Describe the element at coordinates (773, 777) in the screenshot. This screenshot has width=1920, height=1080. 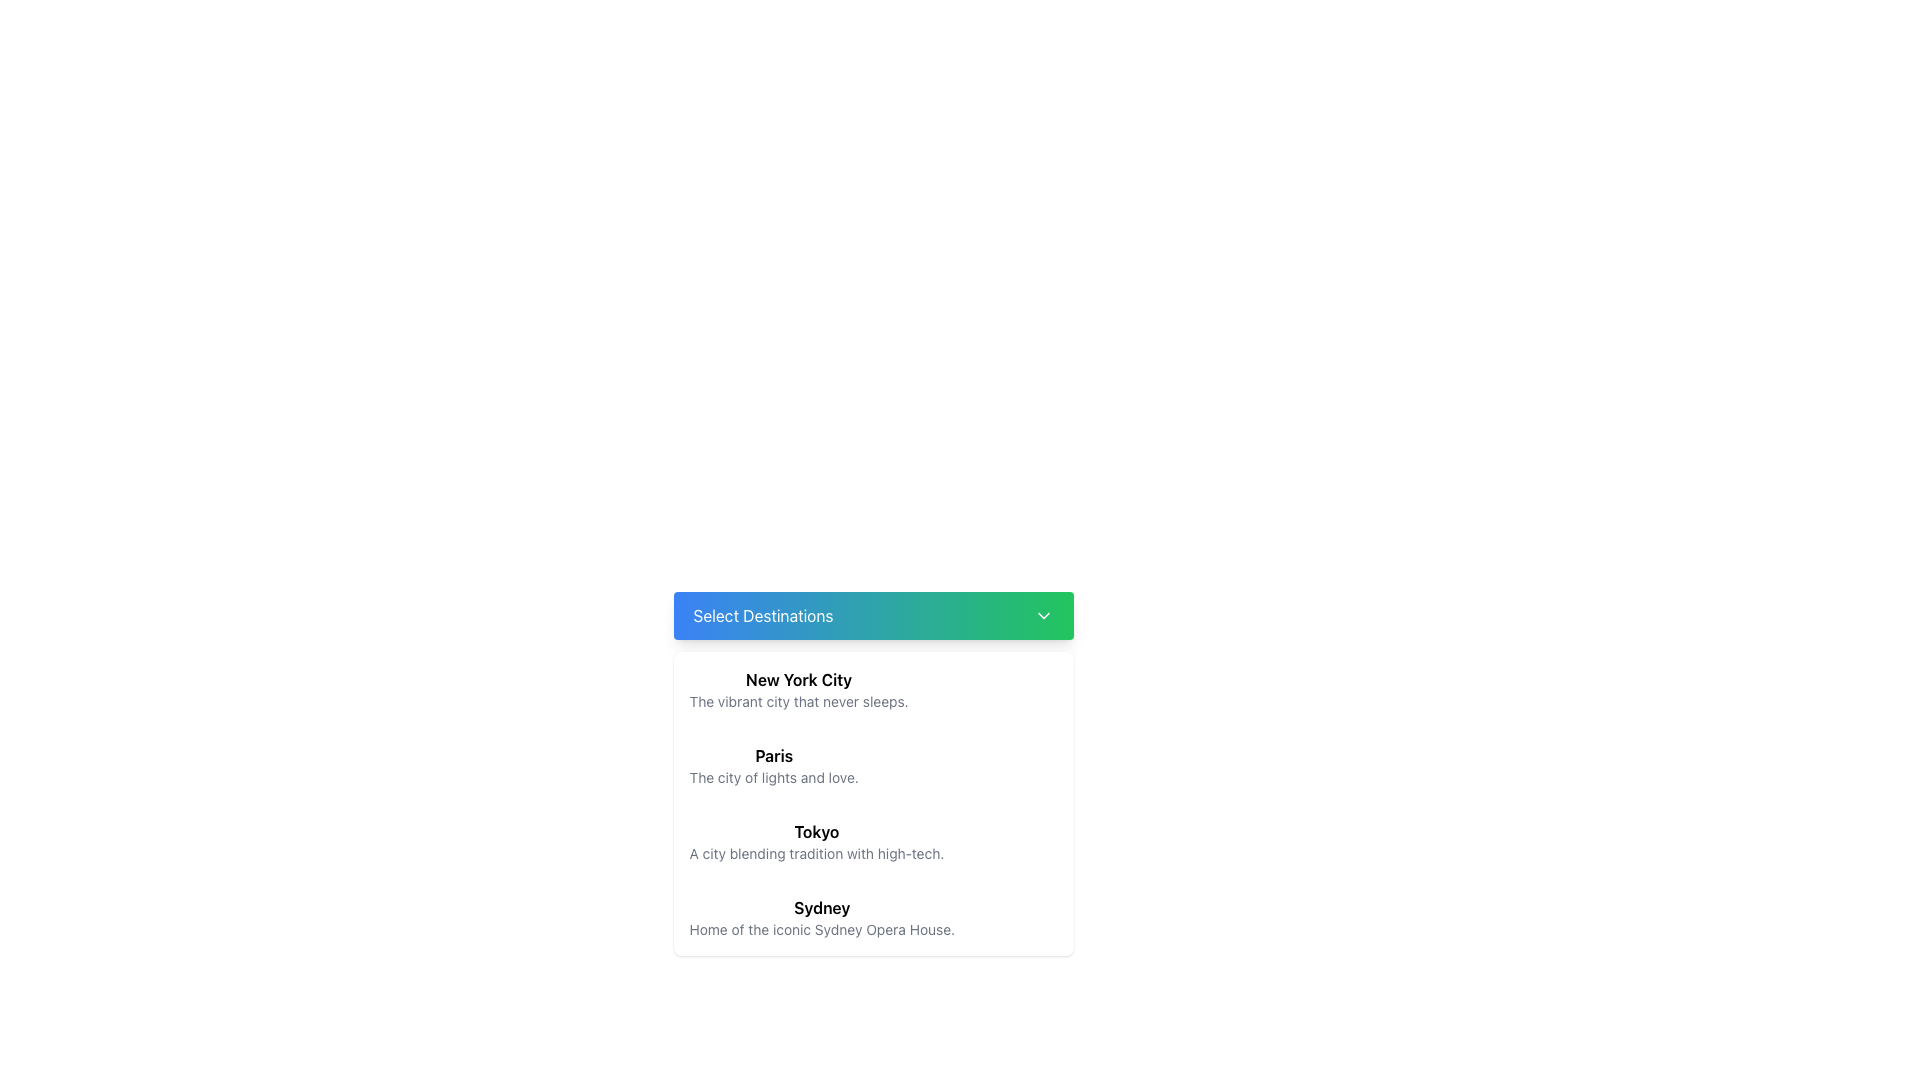
I see `the descriptive text about 'Paris' located in the dropdown list beneath the 'Select Destinations' header` at that location.